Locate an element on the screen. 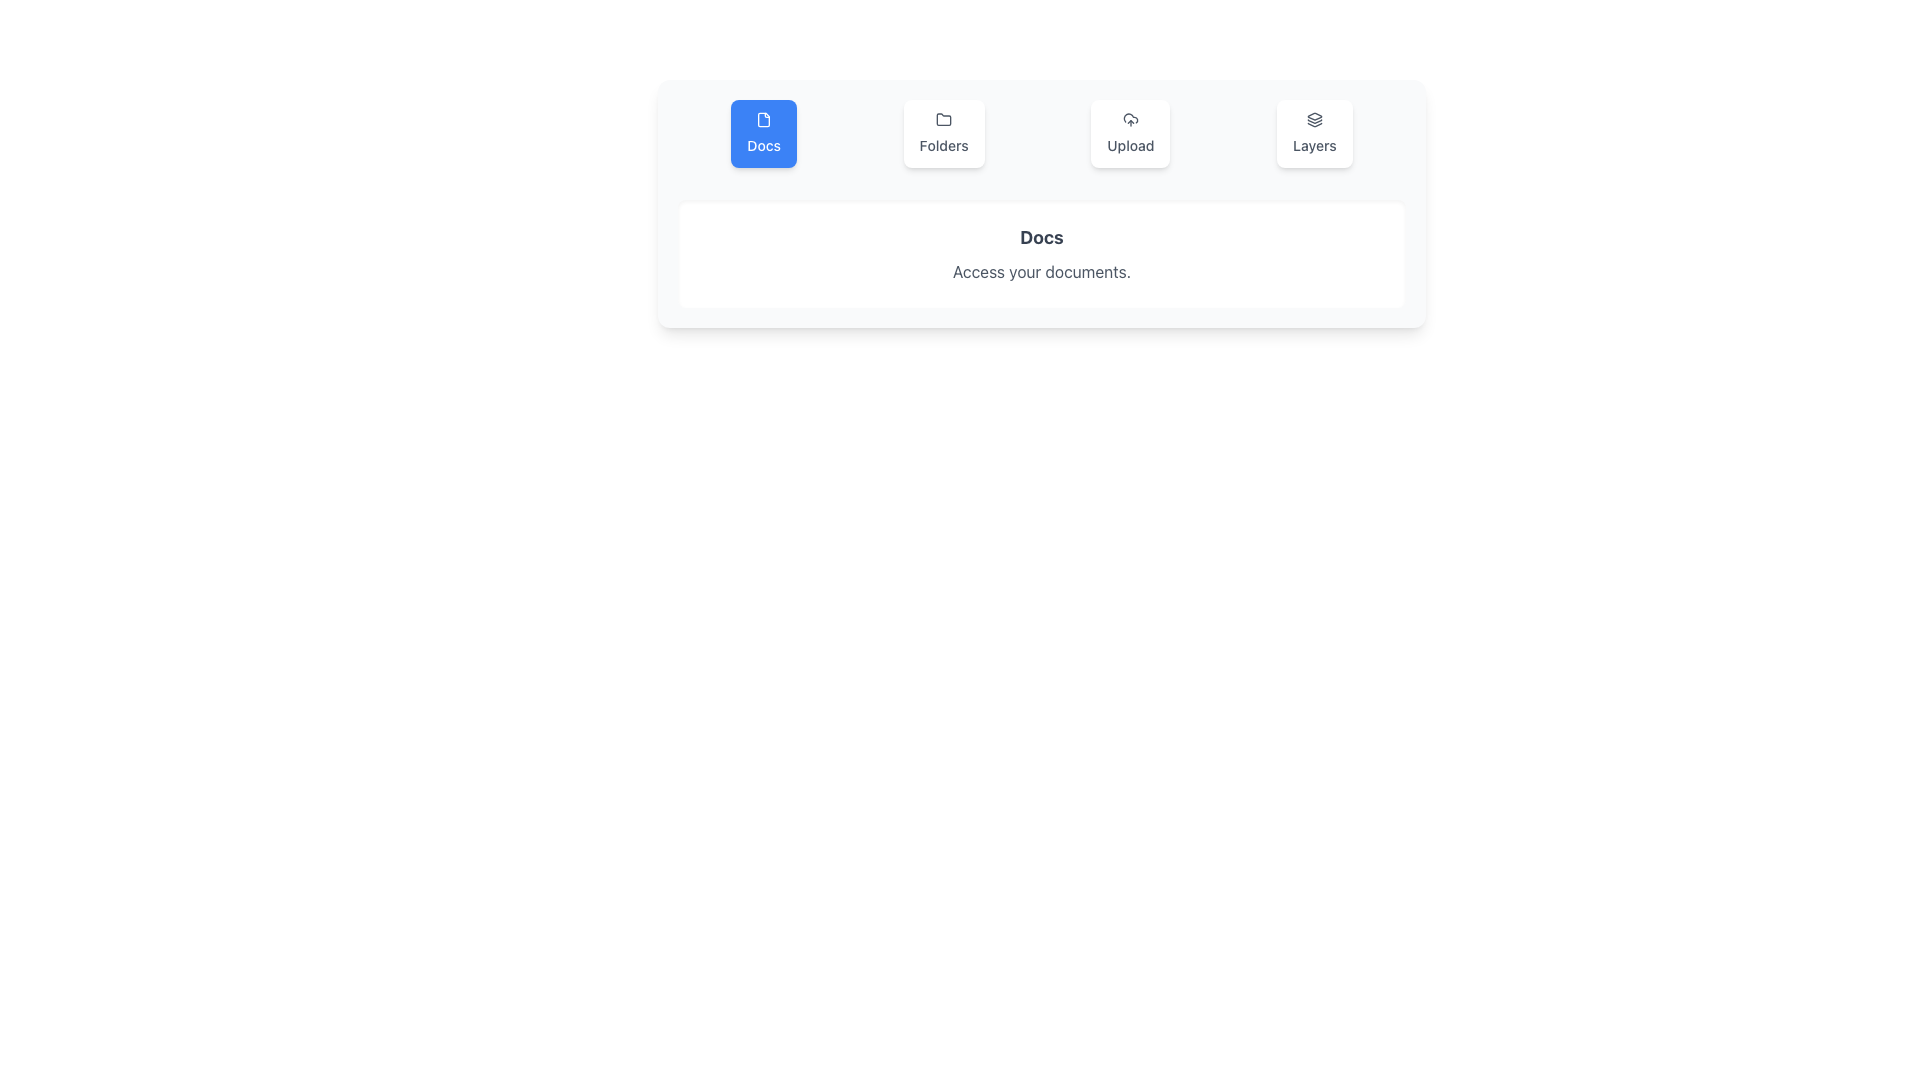 Image resolution: width=1920 pixels, height=1080 pixels. the 'Folders' icon located in the toolbar is located at coordinates (943, 119).